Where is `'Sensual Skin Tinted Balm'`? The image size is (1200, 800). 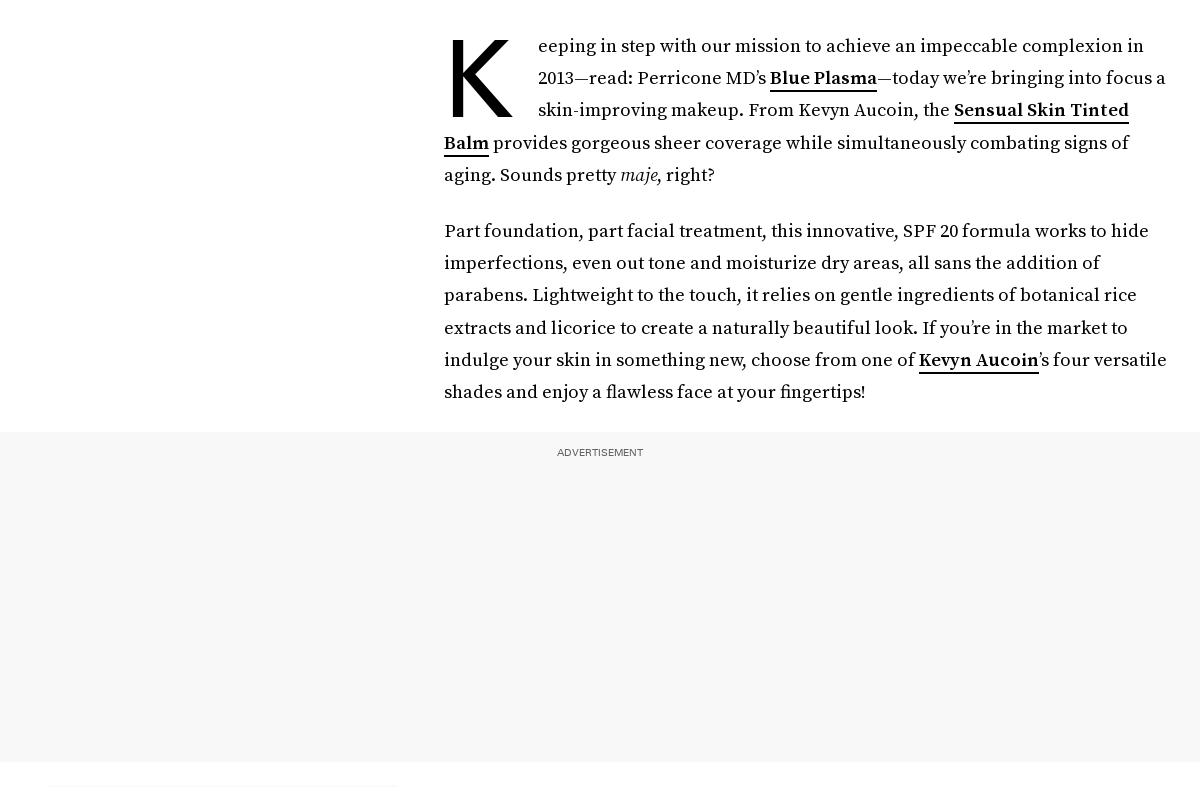 'Sensual Skin Tinted Balm' is located at coordinates (785, 124).